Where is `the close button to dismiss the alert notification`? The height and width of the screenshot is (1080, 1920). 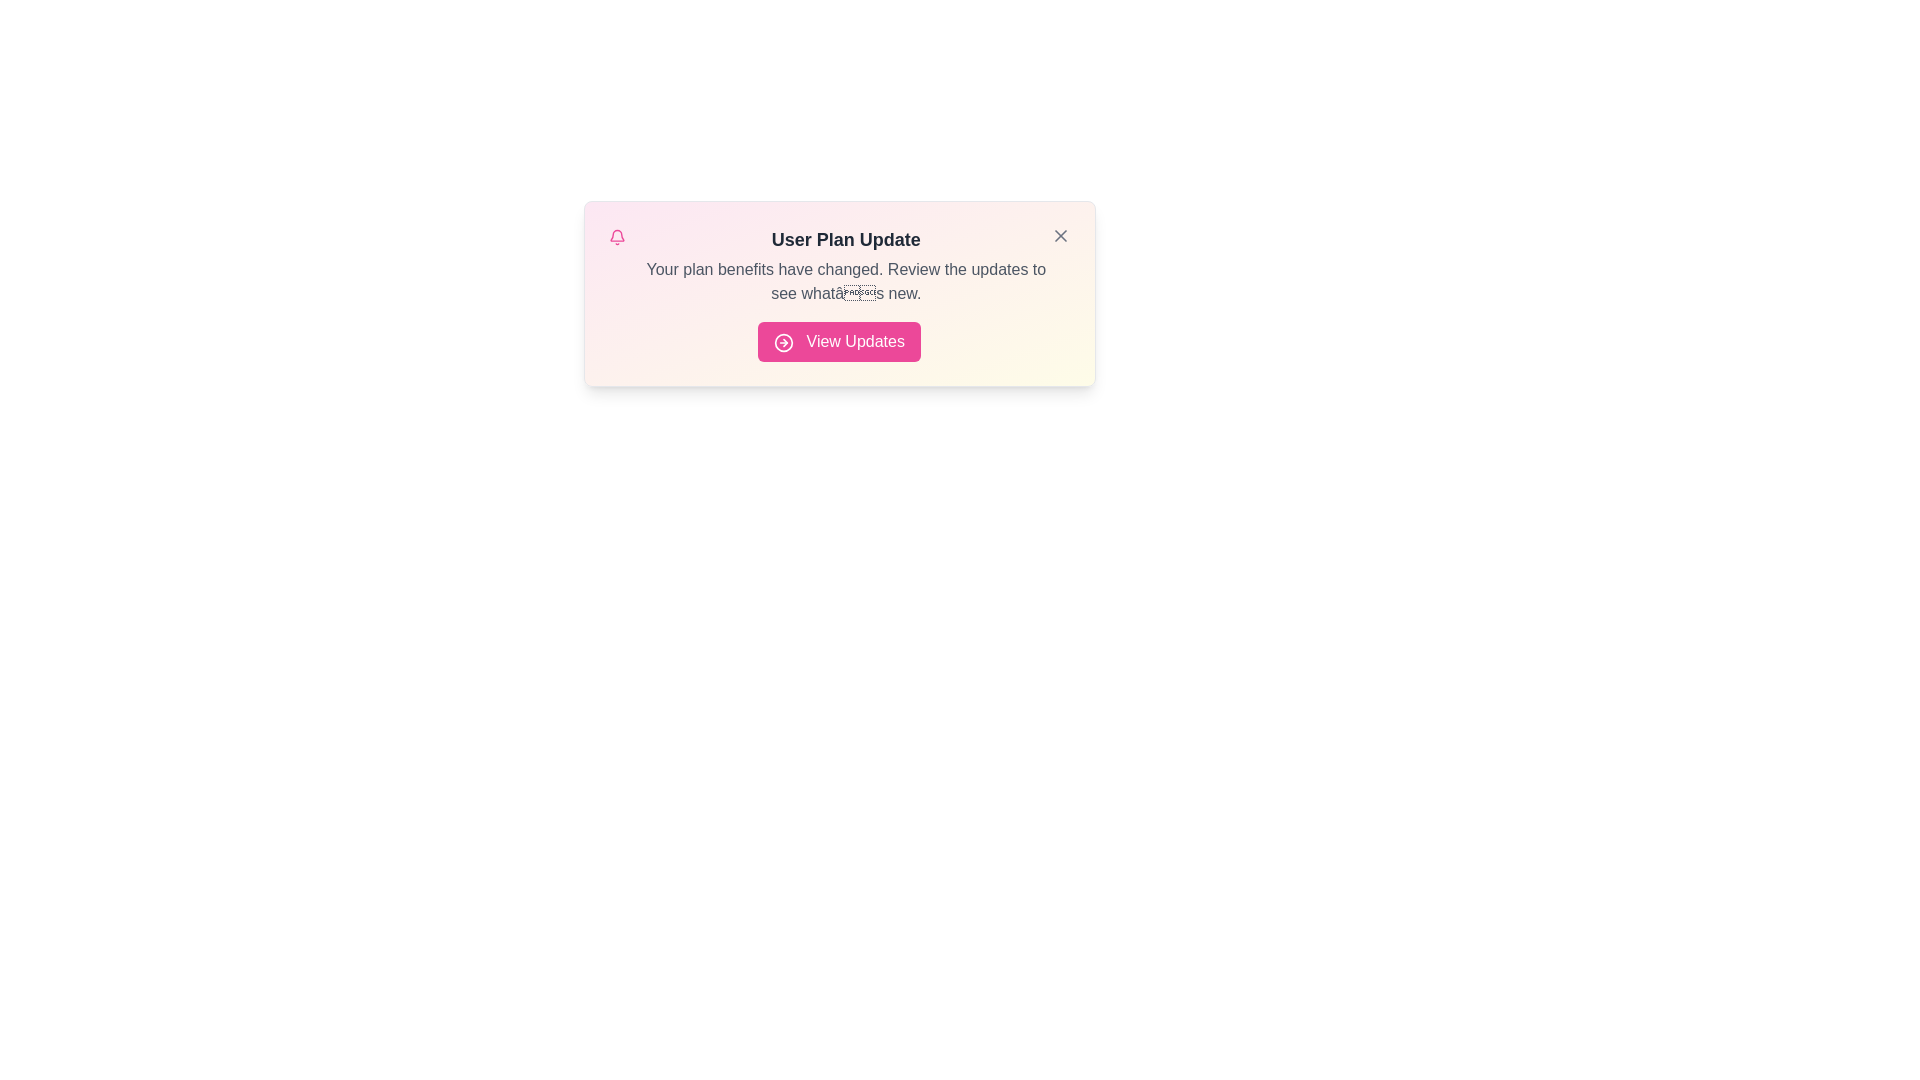 the close button to dismiss the alert notification is located at coordinates (1059, 234).